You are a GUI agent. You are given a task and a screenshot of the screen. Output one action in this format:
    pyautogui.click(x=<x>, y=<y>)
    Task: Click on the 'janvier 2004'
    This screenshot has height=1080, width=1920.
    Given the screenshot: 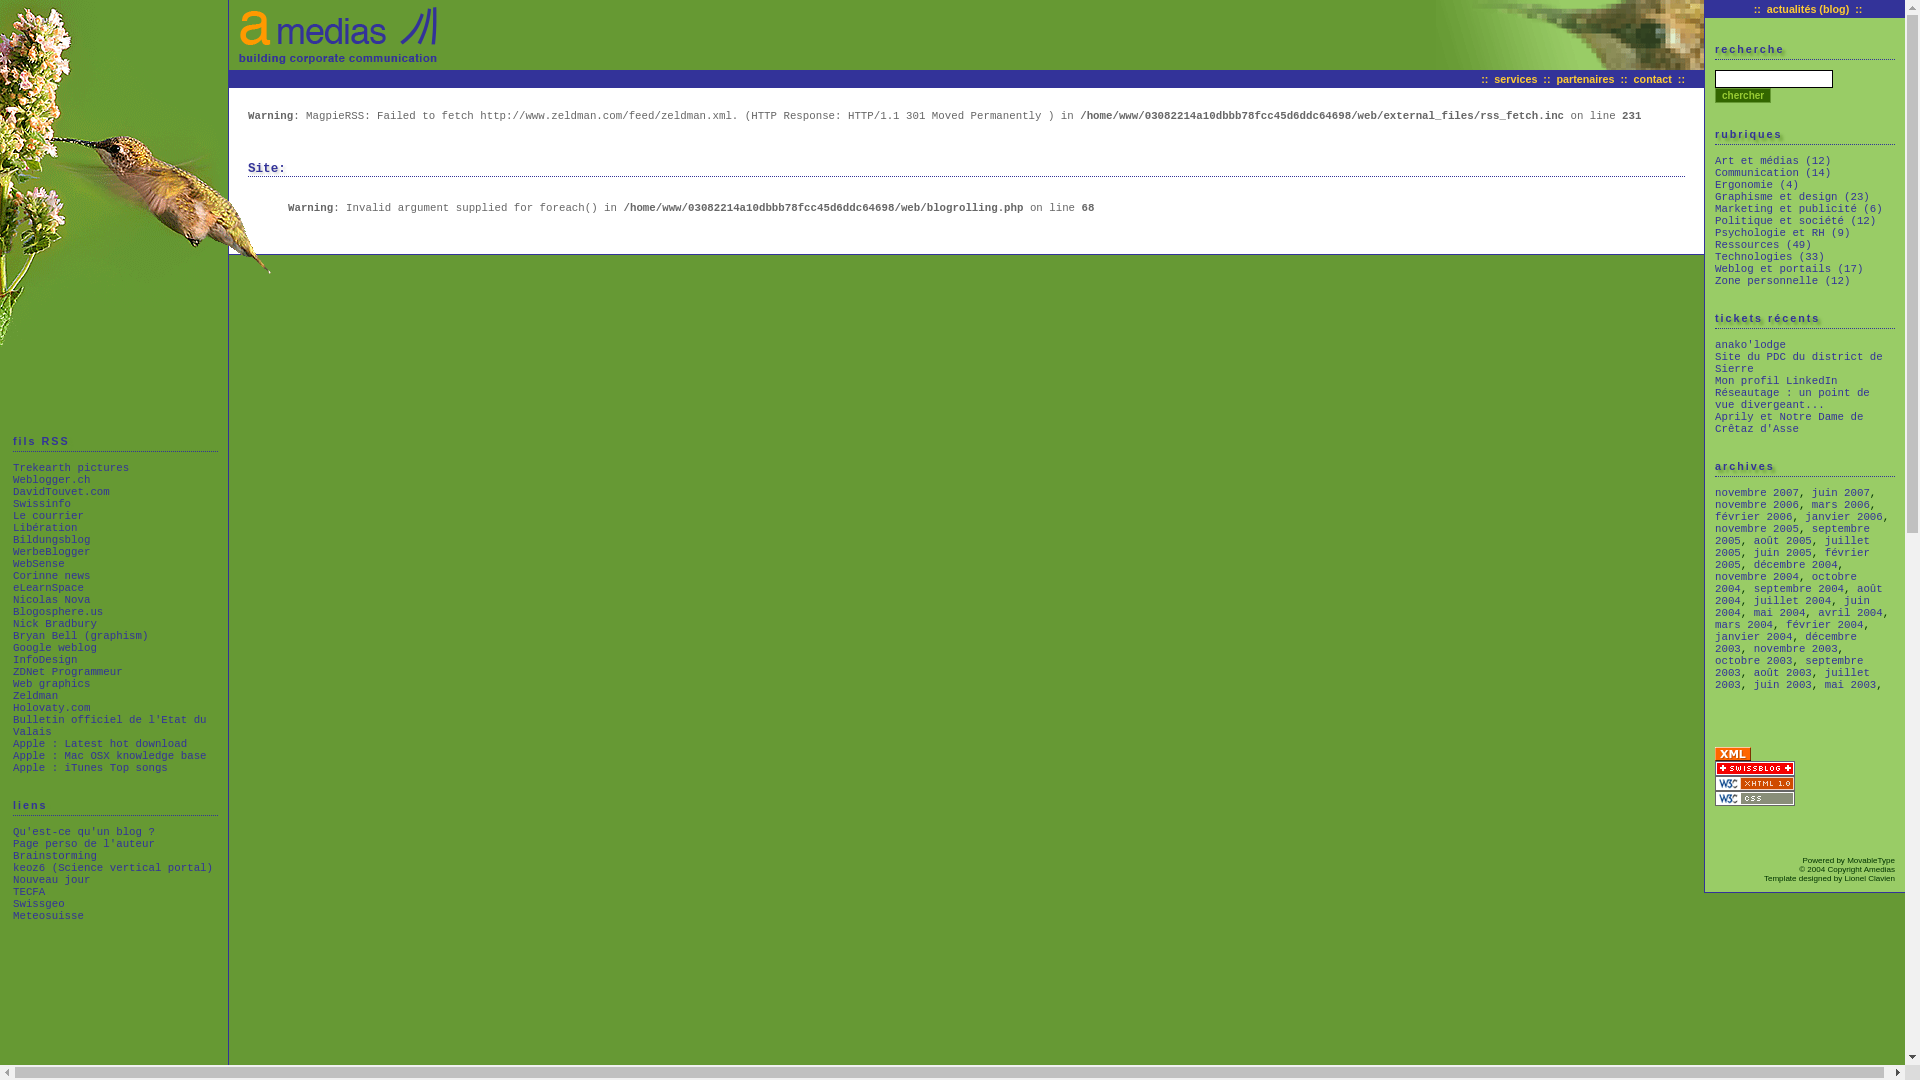 What is the action you would take?
    pyautogui.click(x=1752, y=636)
    